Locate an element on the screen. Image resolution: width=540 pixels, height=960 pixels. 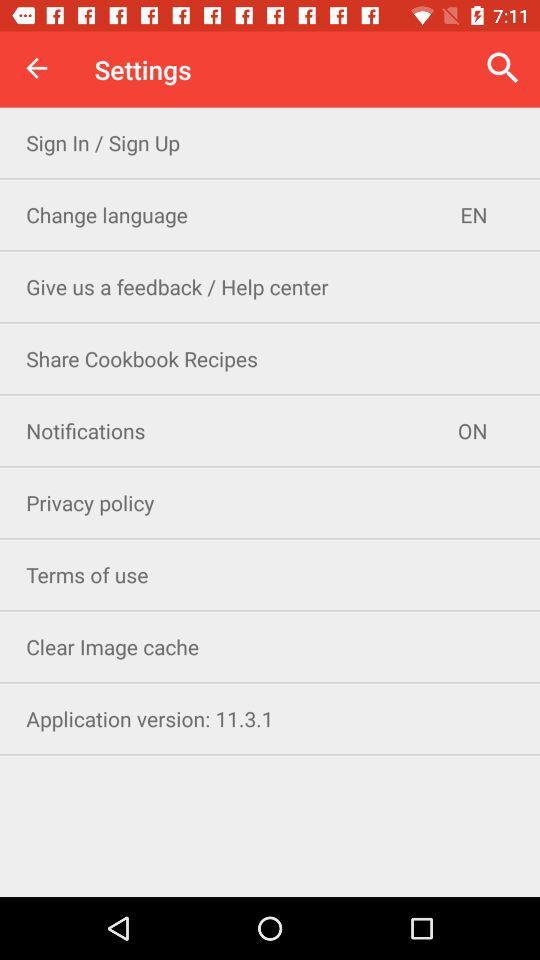
the share cookbook recipes is located at coordinates (270, 358).